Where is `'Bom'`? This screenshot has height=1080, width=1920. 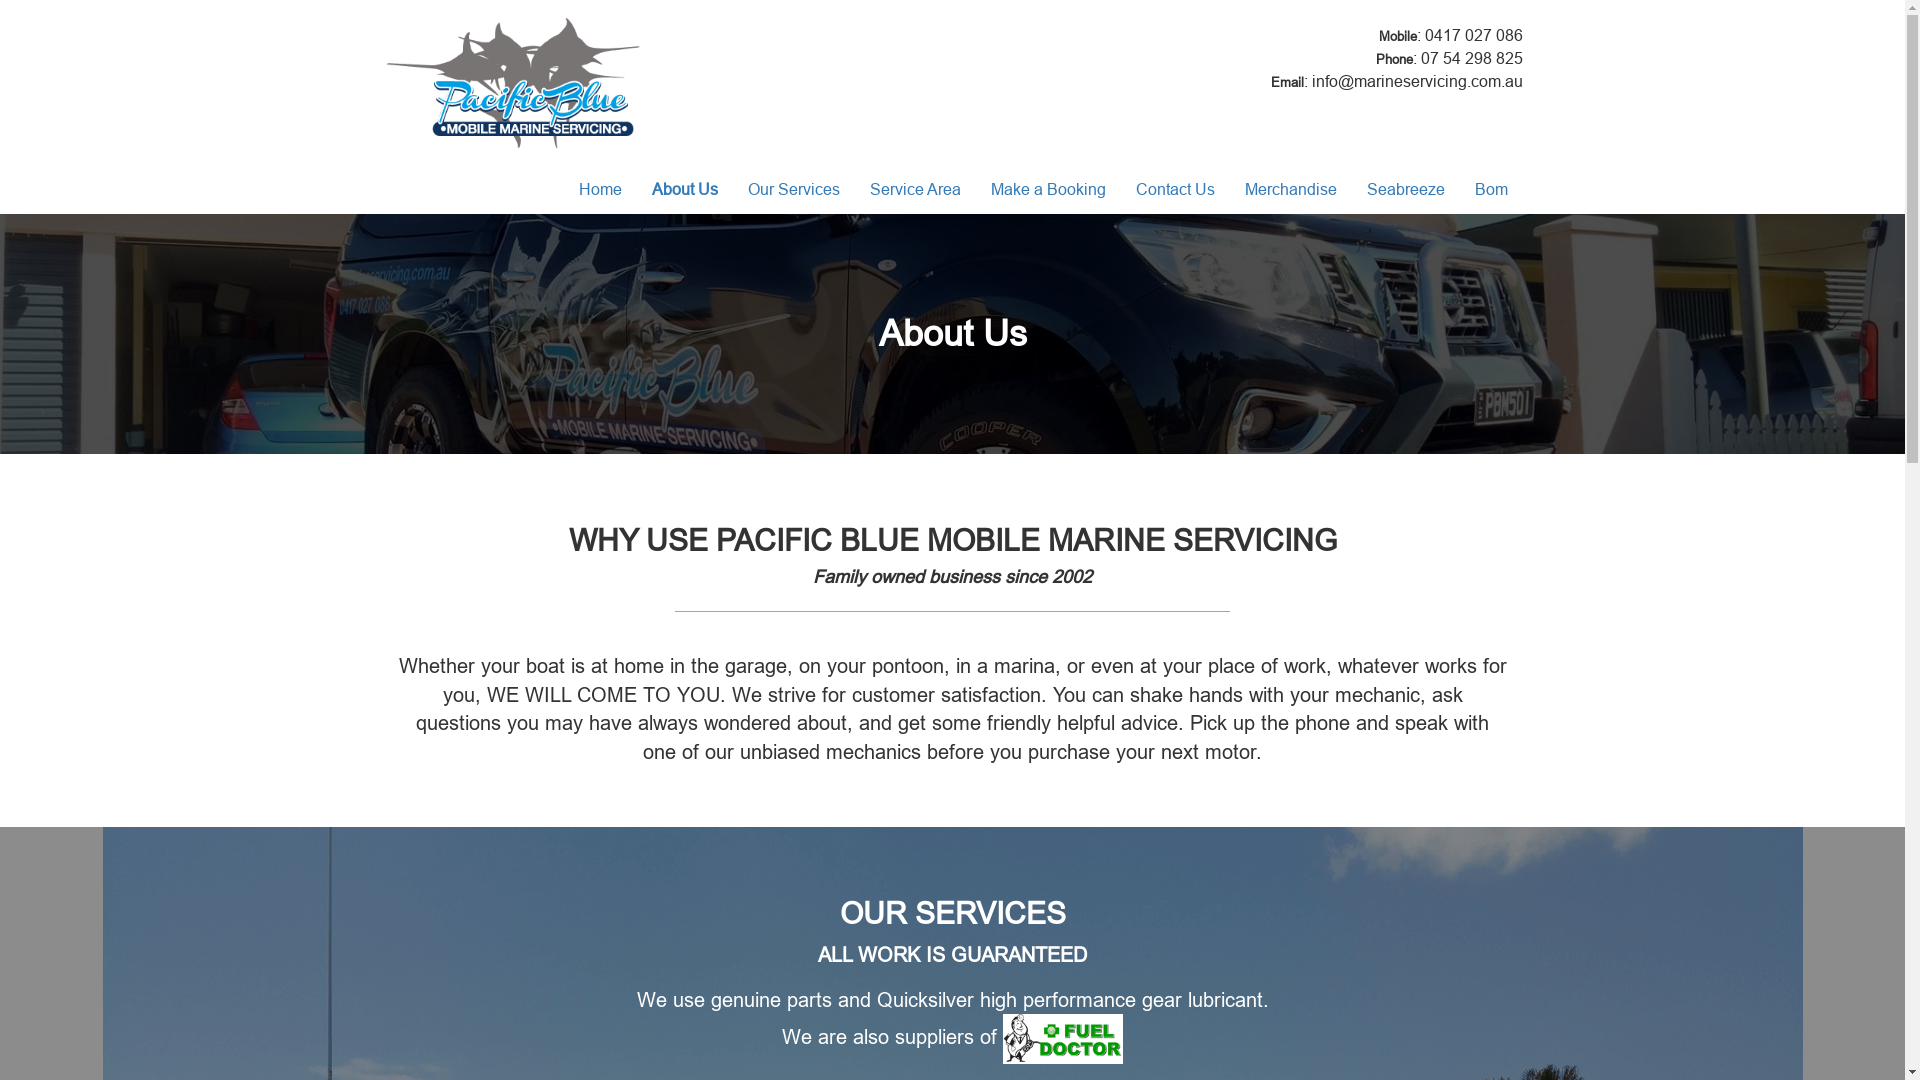
'Bom' is located at coordinates (1459, 189).